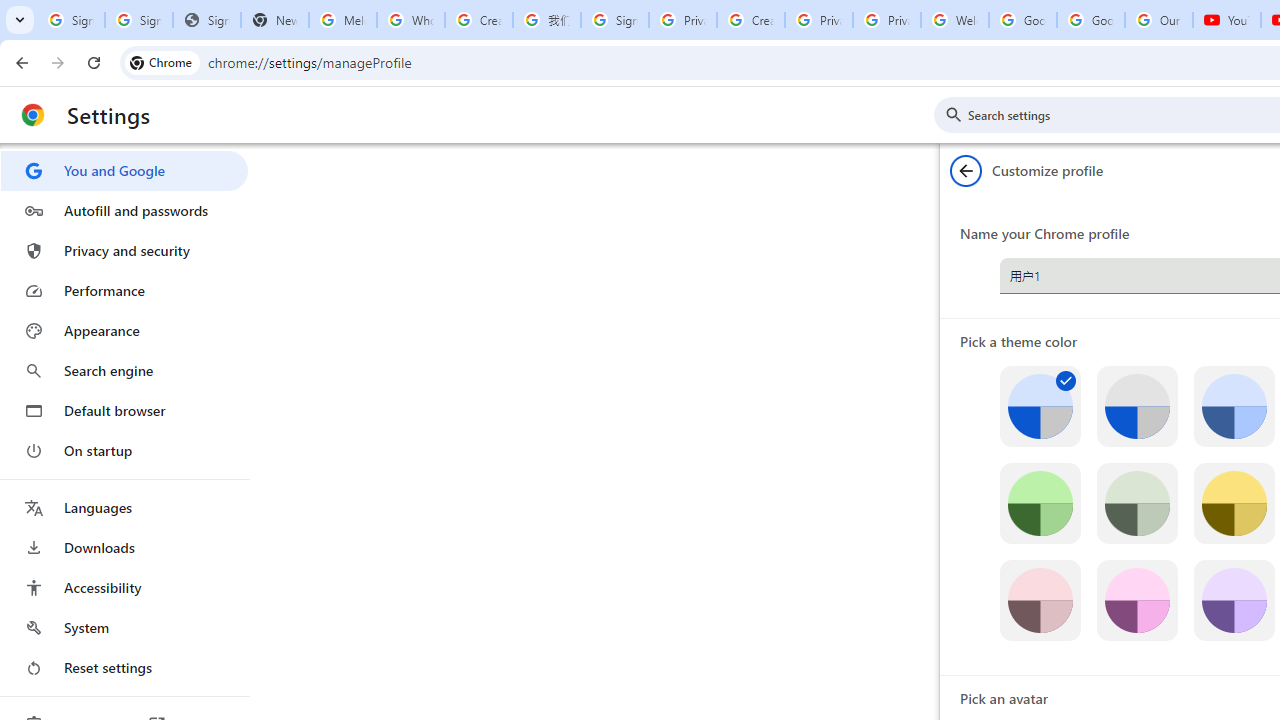 The width and height of the screenshot is (1280, 720). What do you see at coordinates (123, 410) in the screenshot?
I see `'Default browser'` at bounding box center [123, 410].